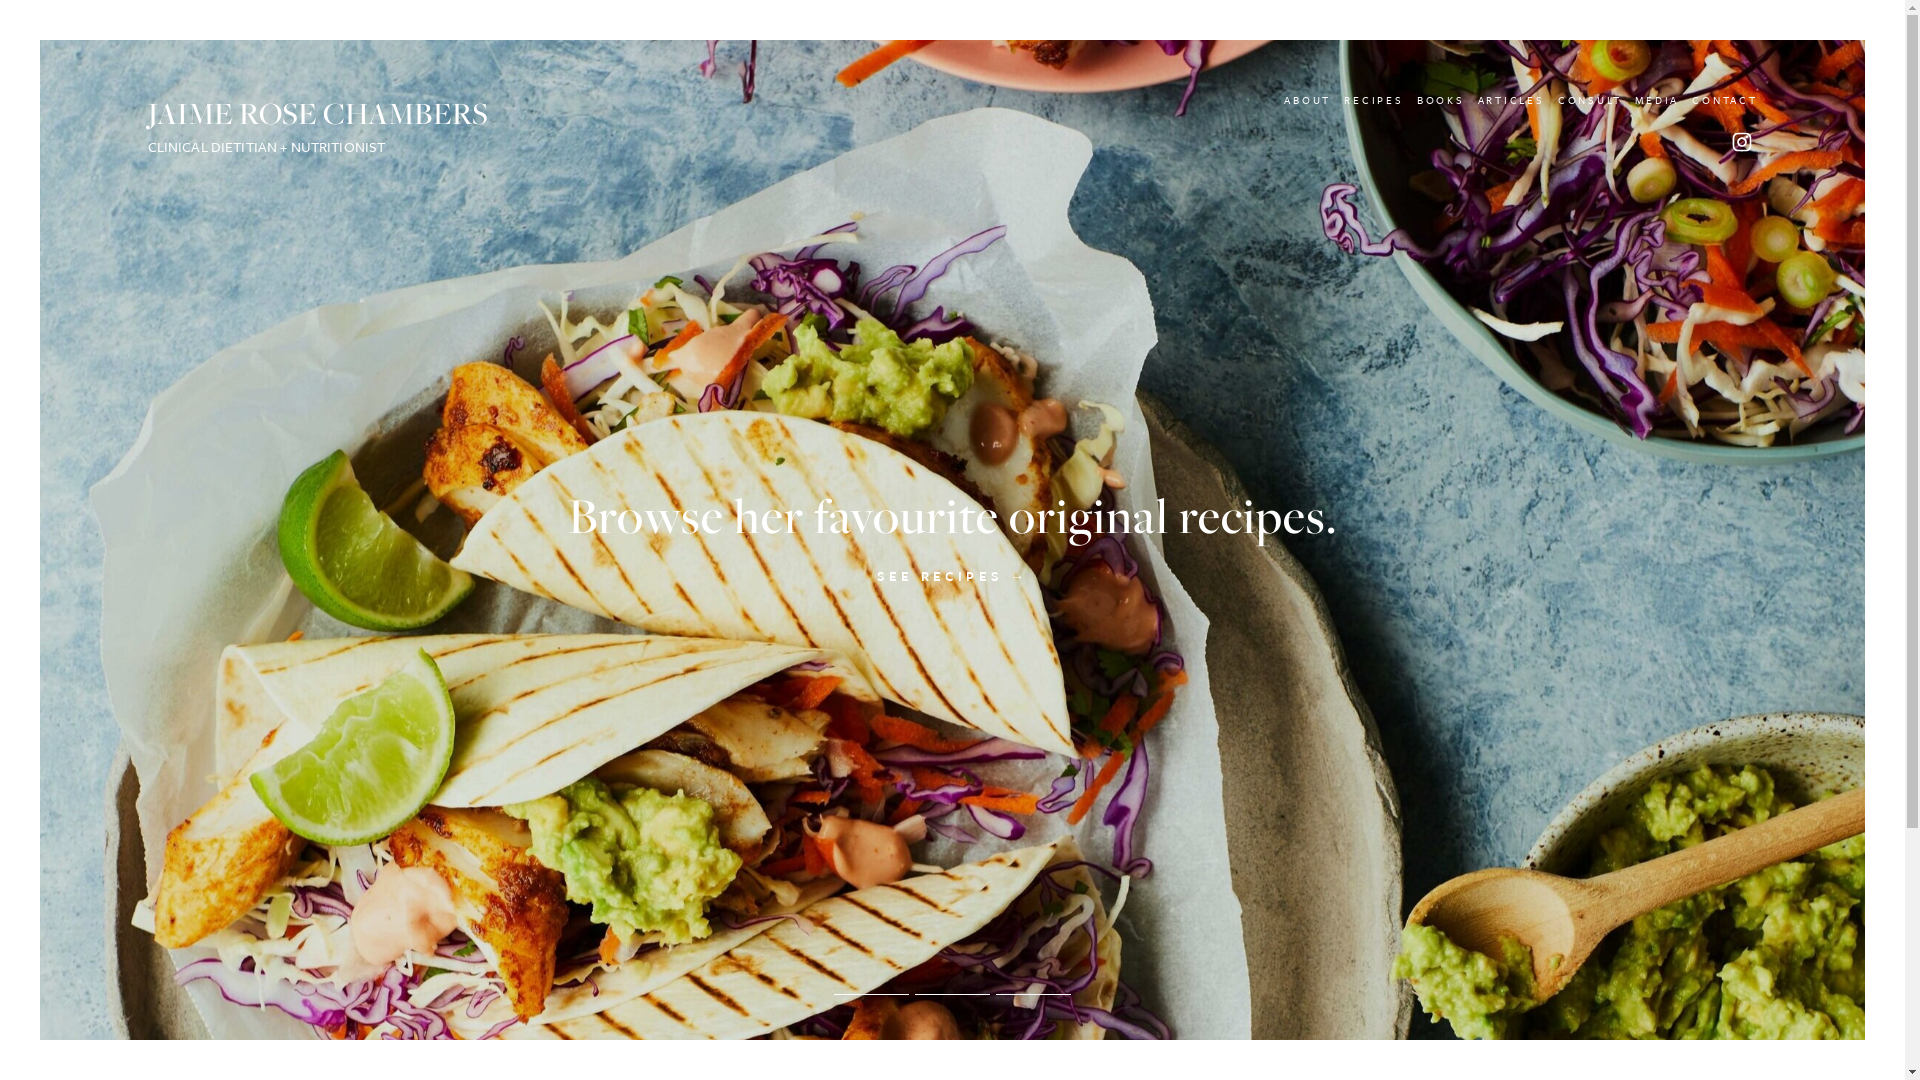  What do you see at coordinates (1307, 100) in the screenshot?
I see `'ABOUT'` at bounding box center [1307, 100].